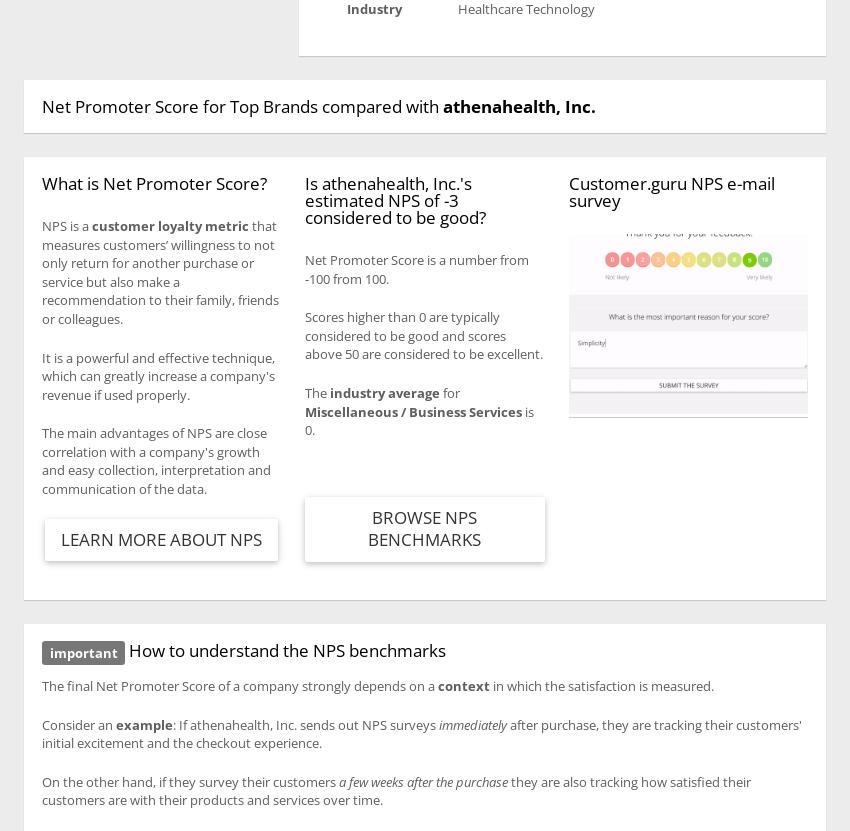 Image resolution: width=850 pixels, height=831 pixels. Describe the element at coordinates (567, 191) in the screenshot. I see `'Customer.guru NPS e-mail survey'` at that location.